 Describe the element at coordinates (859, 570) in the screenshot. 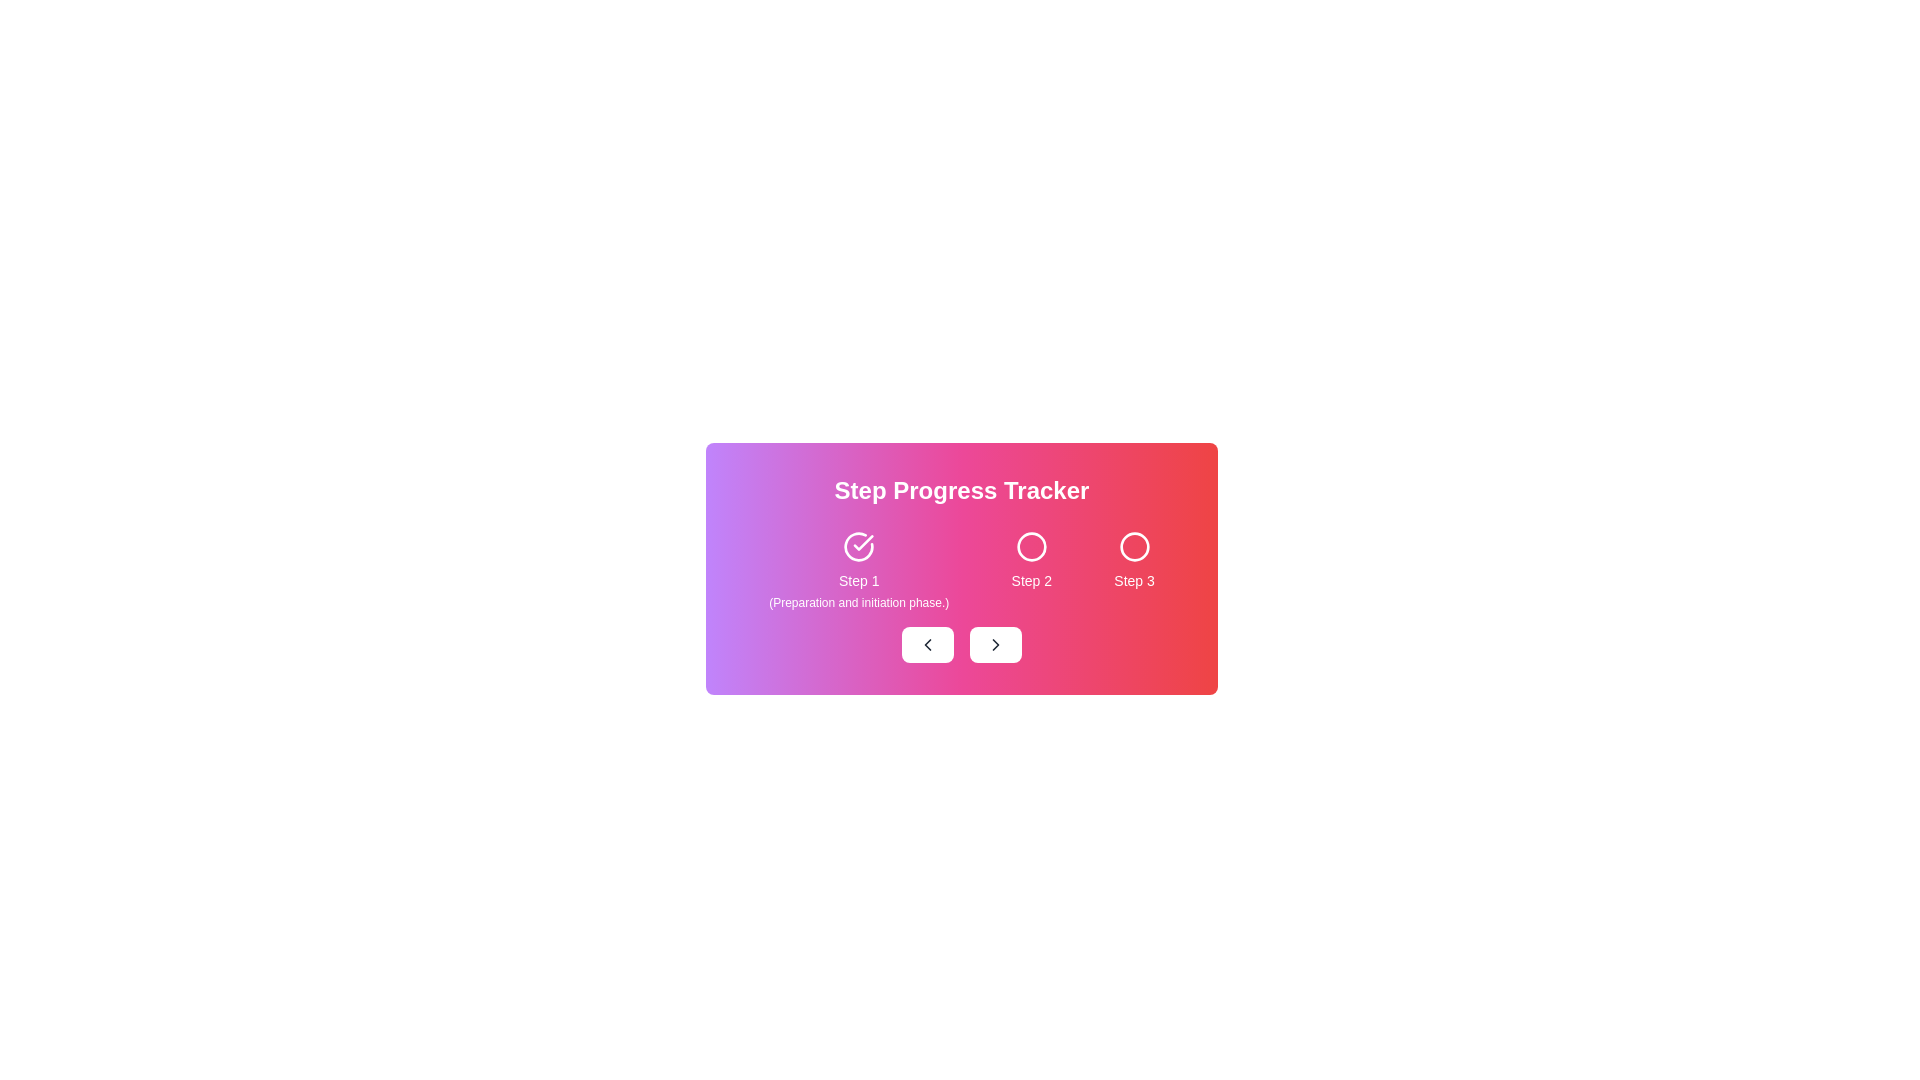

I see `the status of the first Progress Tracker Item labeled 'Step 1', which has been completed and shows a checkmark icon` at that location.